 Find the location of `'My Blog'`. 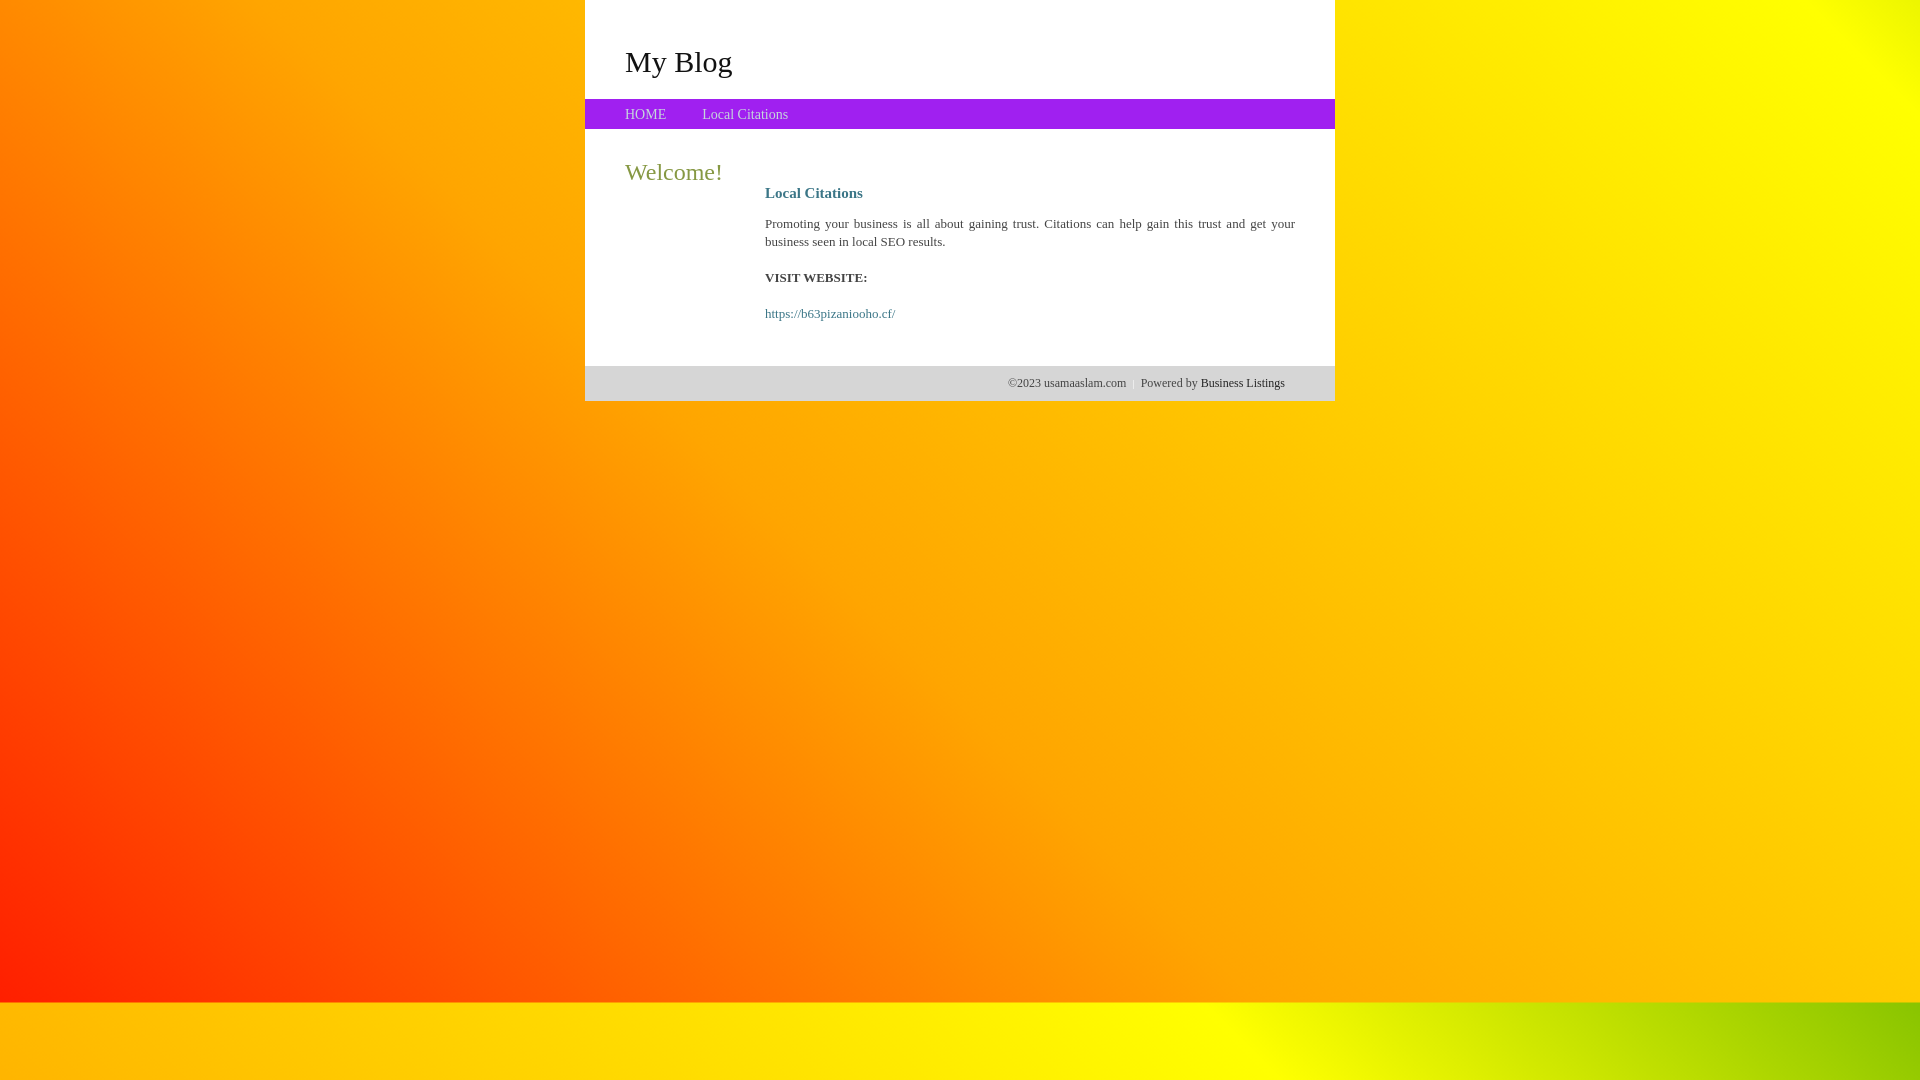

'My Blog' is located at coordinates (678, 60).